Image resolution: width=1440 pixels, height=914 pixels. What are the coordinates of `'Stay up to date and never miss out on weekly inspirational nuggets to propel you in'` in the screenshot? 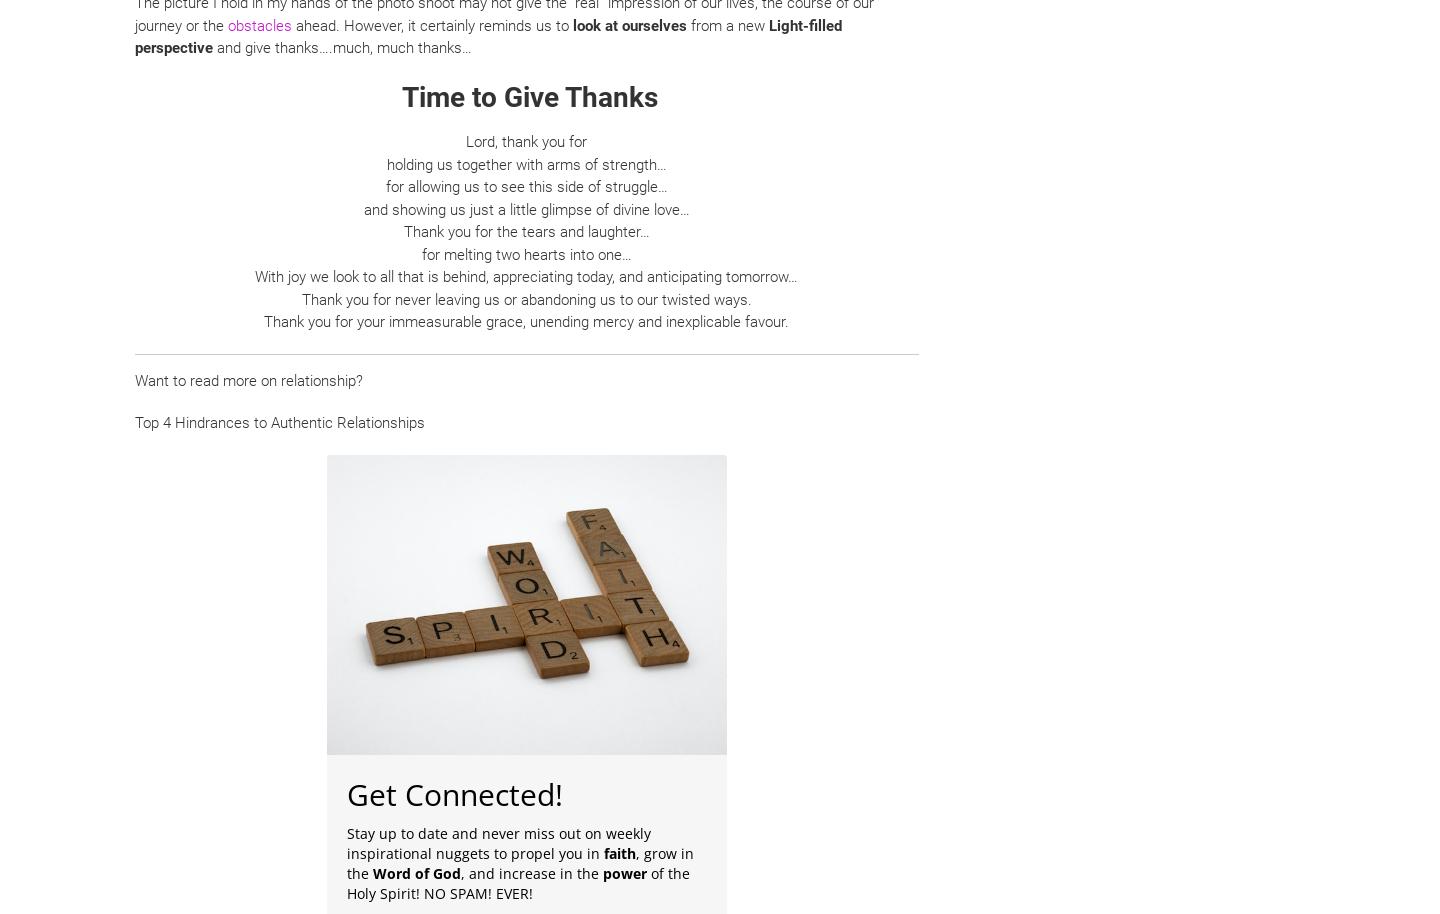 It's located at (346, 842).